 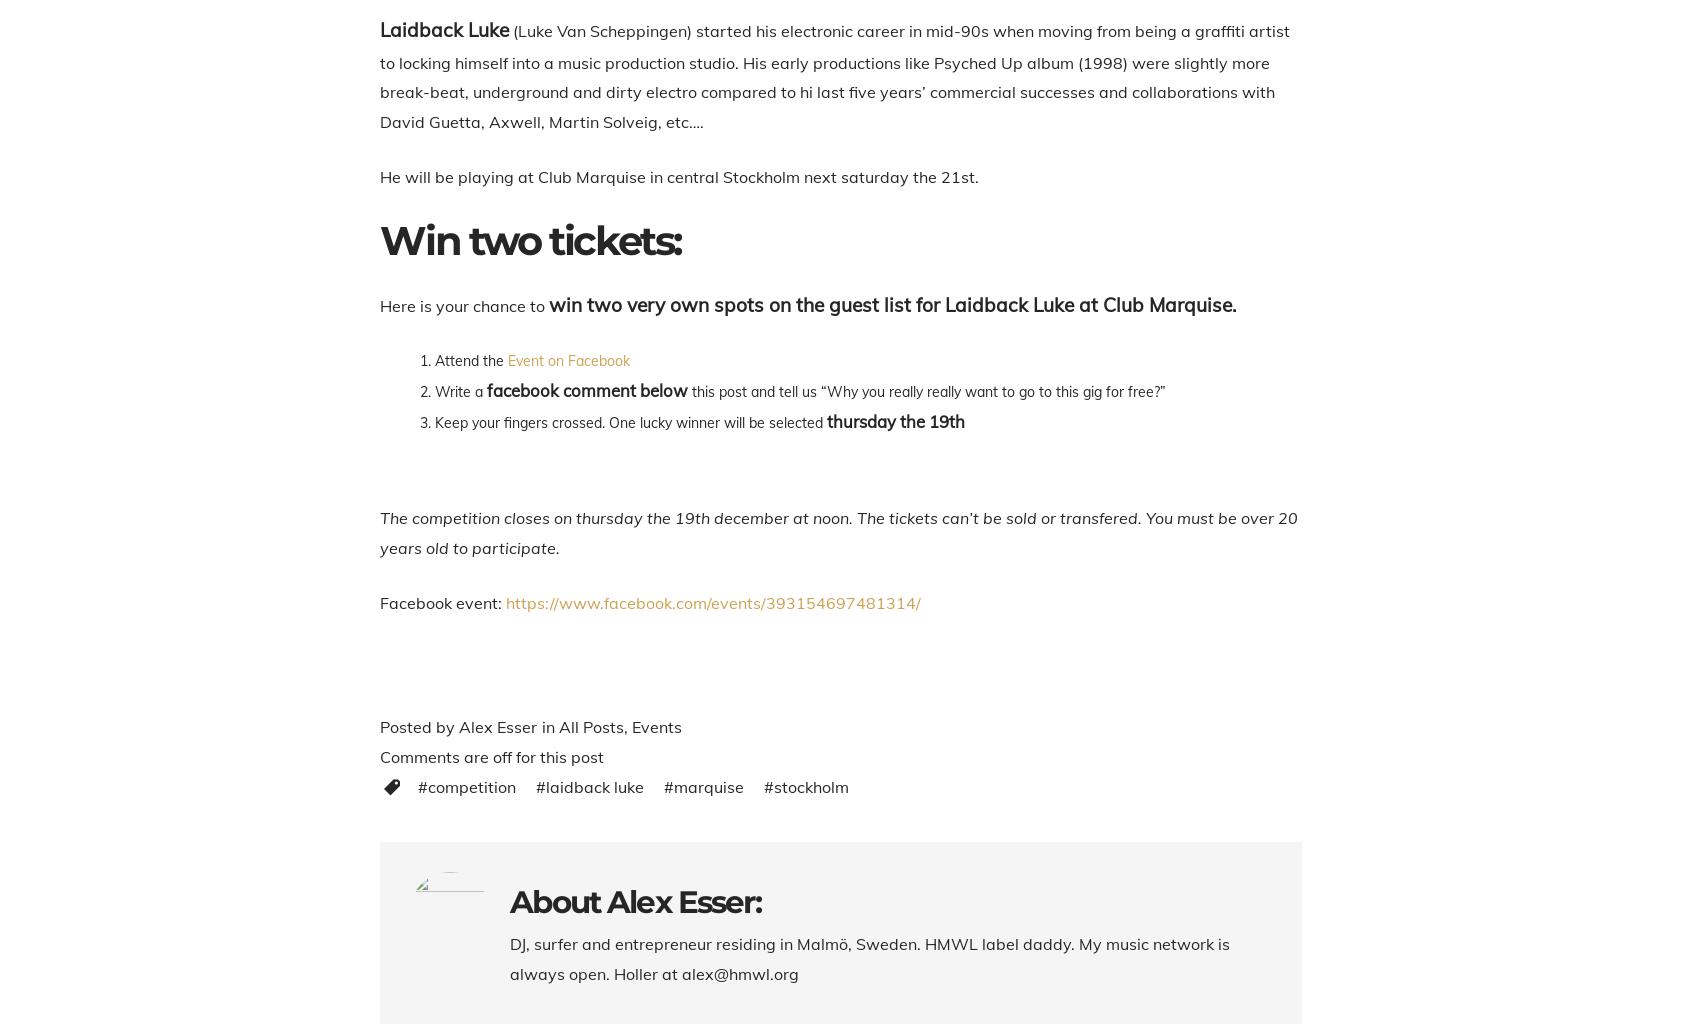 I want to click on '(Luke Van Scheppingen) started his electronic career in mid-90s when moving from being a graffiti artist to locking himself into a music production studio. His early productions like Psyched Up album (1998) were slightly more break-beat, underground and dirty electro compared to hi last five years’ commercial successes and collaborations with David Guetta, Axwell, Martin Solveig, etc….', so click(x=834, y=75).